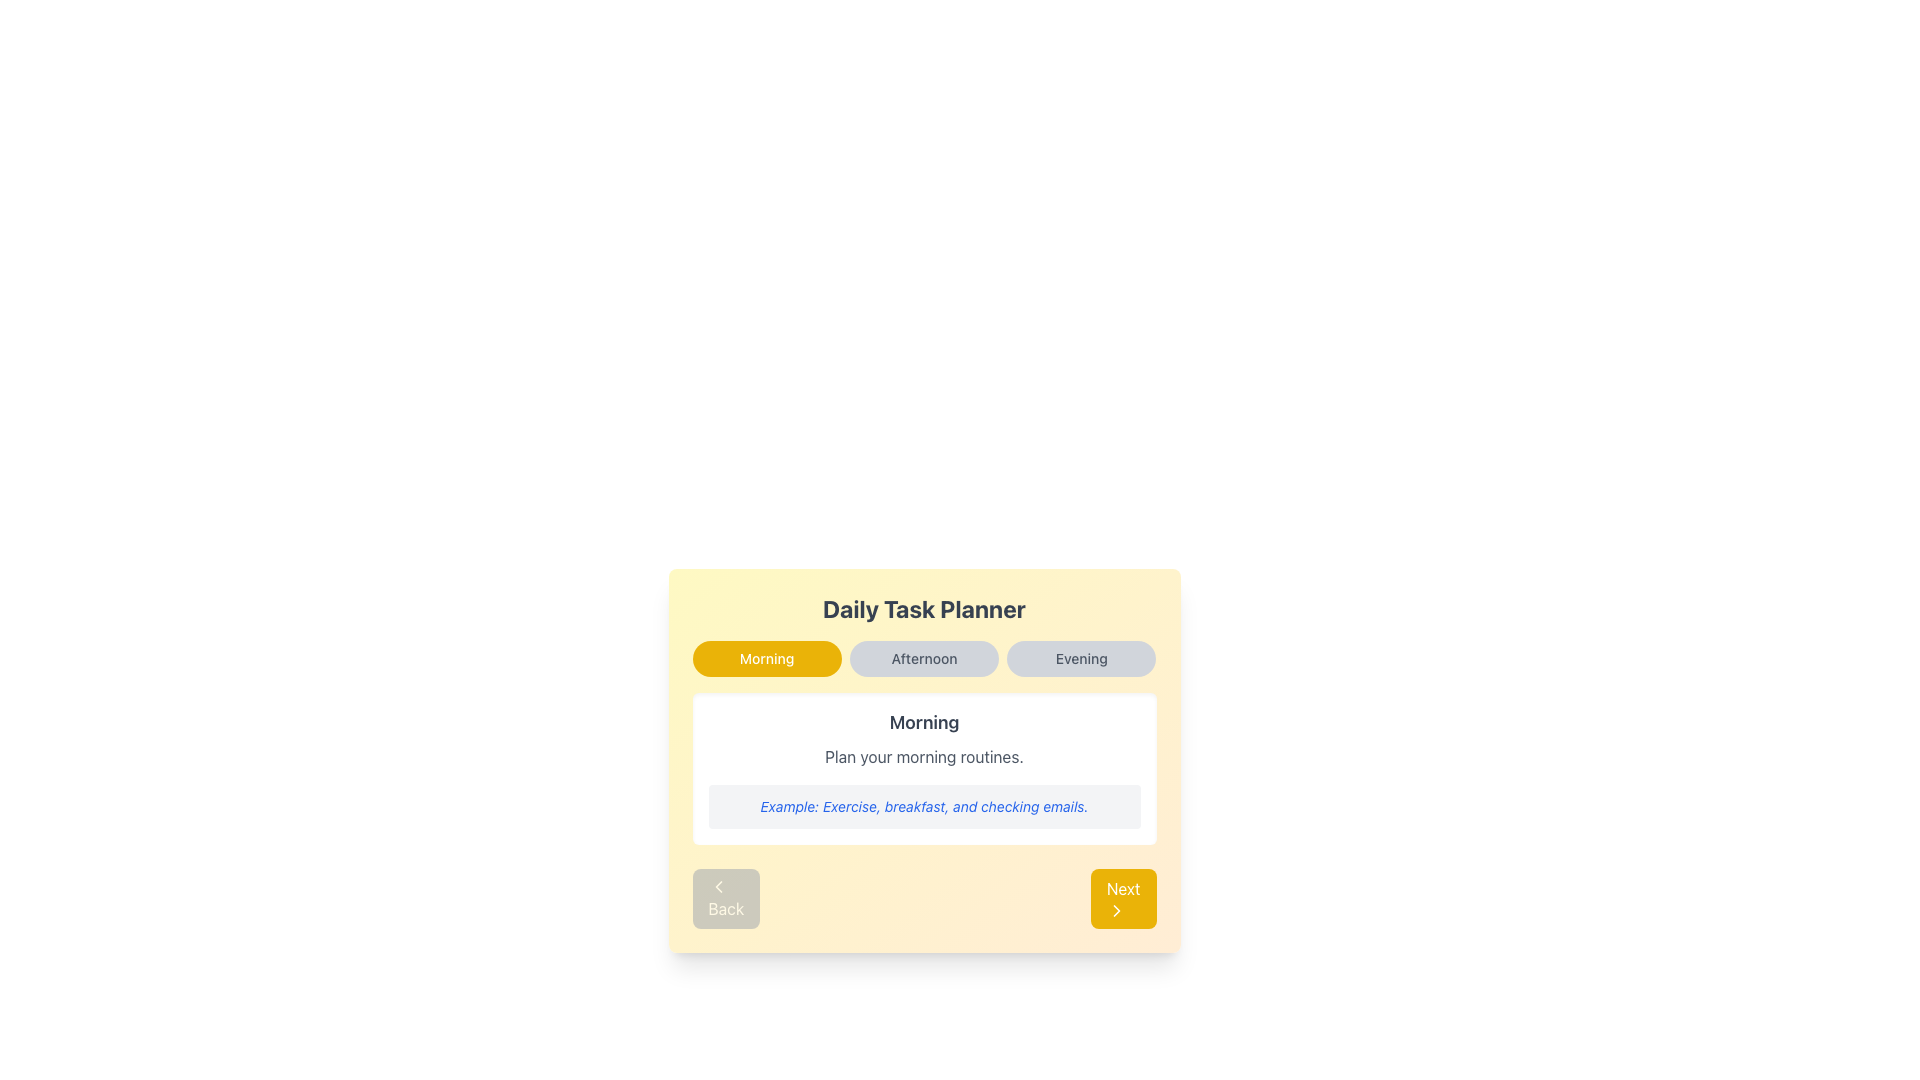 This screenshot has width=1920, height=1080. What do you see at coordinates (923, 722) in the screenshot?
I see `the text component displaying 'Morning' in bold gray font, which serves as the header for the Morning section in the task planner interface` at bounding box center [923, 722].